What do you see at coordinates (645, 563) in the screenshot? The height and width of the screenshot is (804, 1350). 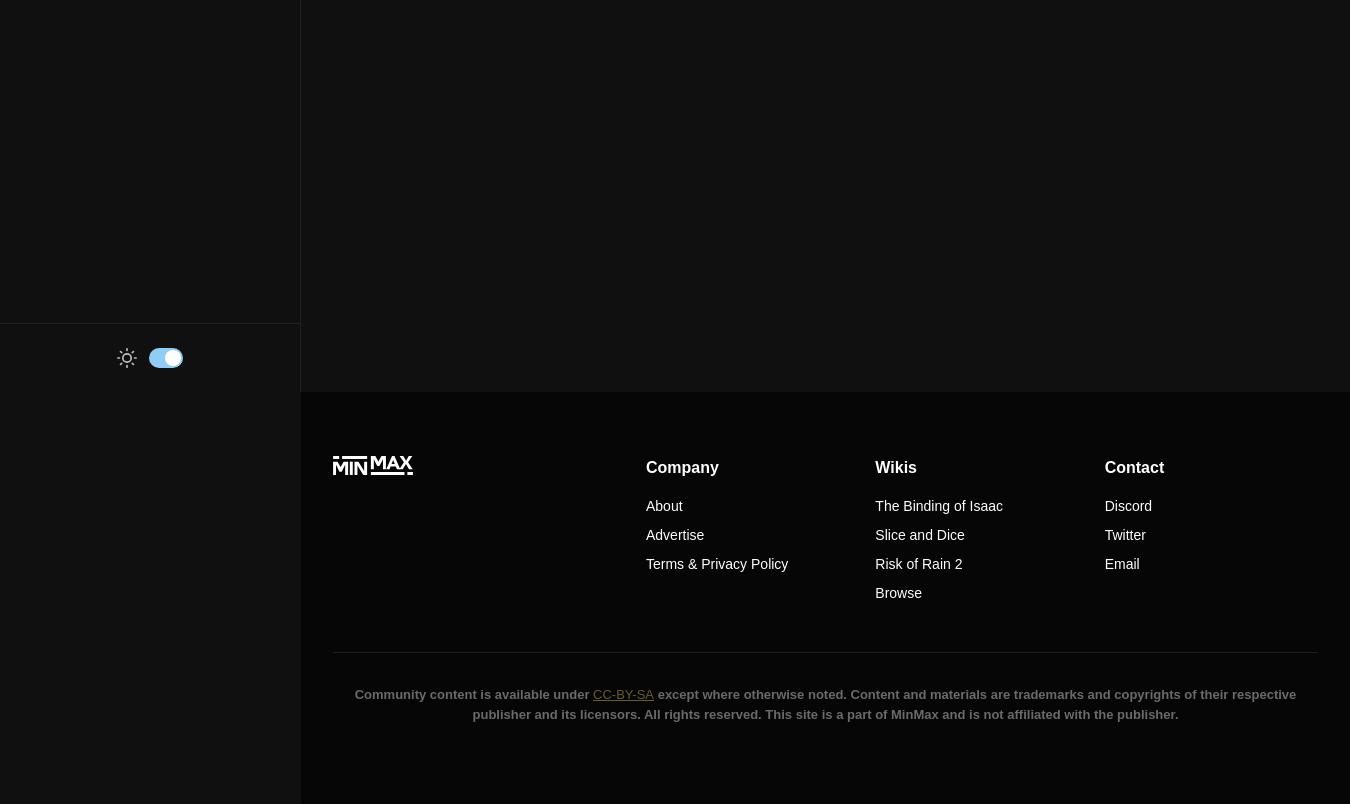 I see `'Terms & Privacy Policy'` at bounding box center [645, 563].